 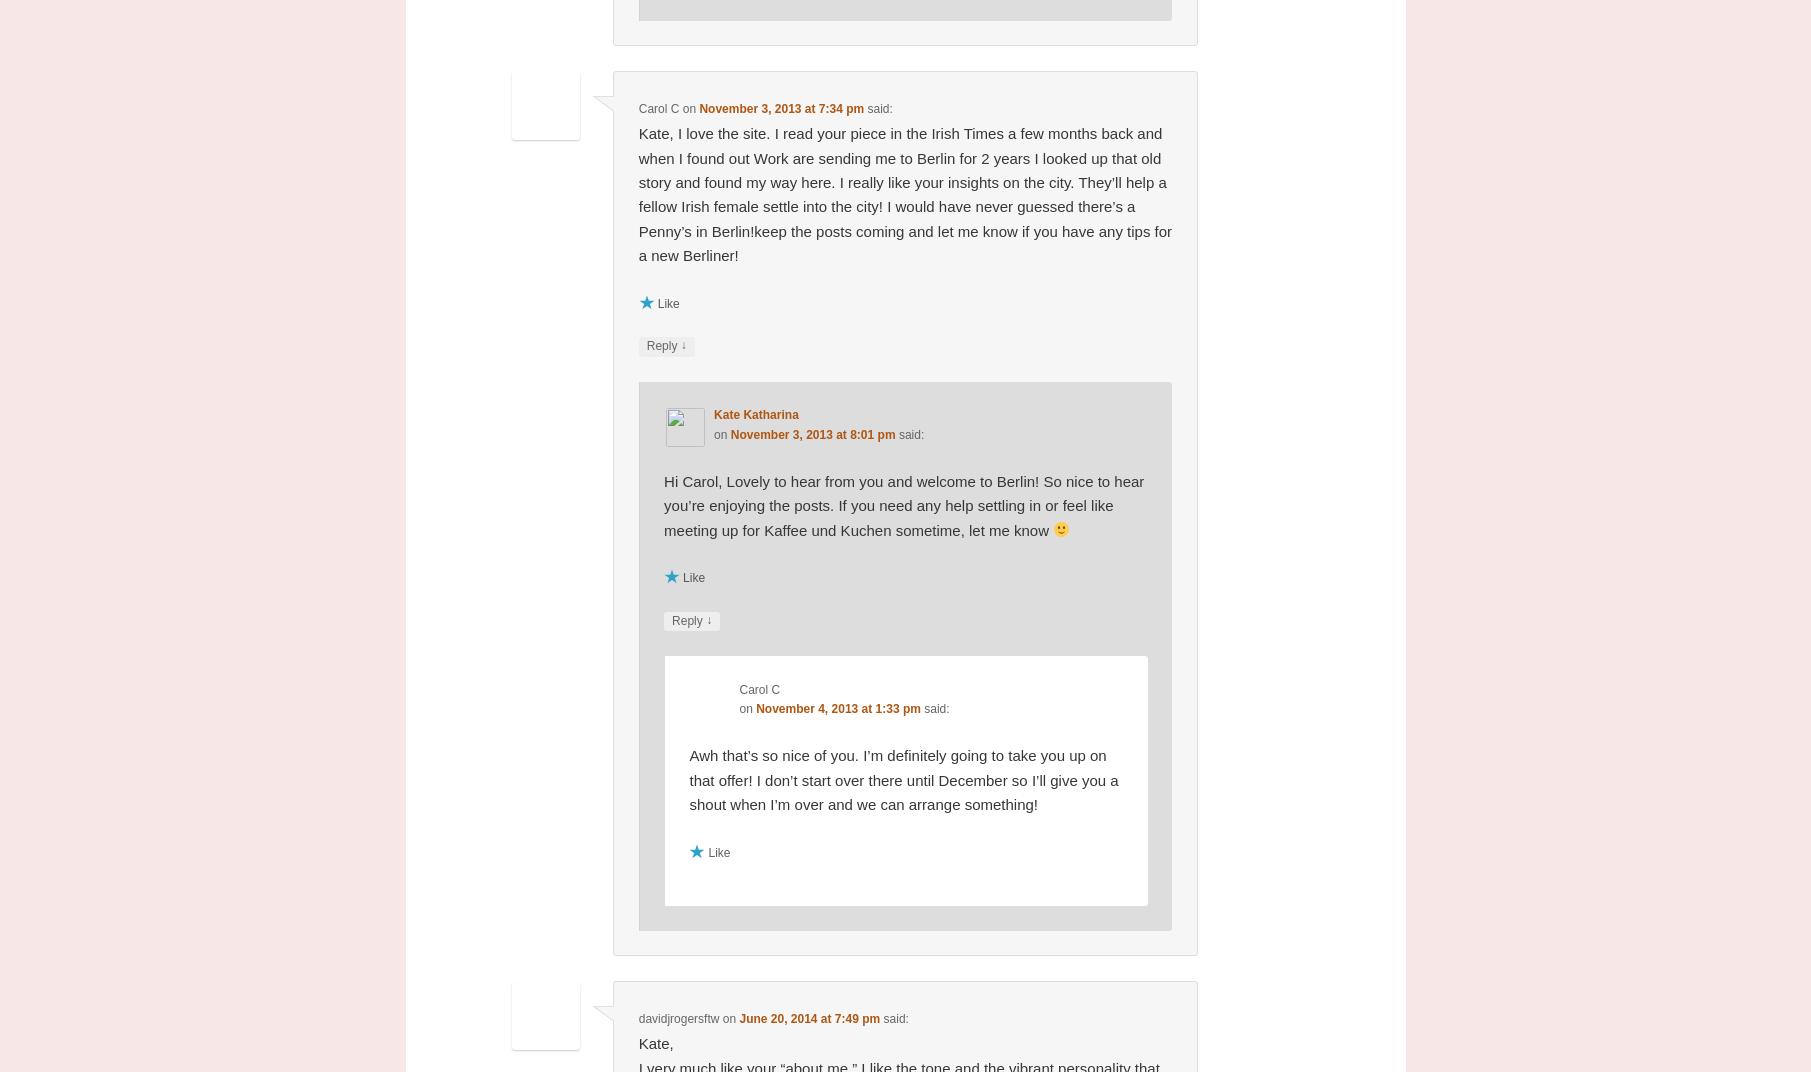 I want to click on 'November 3, 2013 at 7:34 pm', so click(x=780, y=107).